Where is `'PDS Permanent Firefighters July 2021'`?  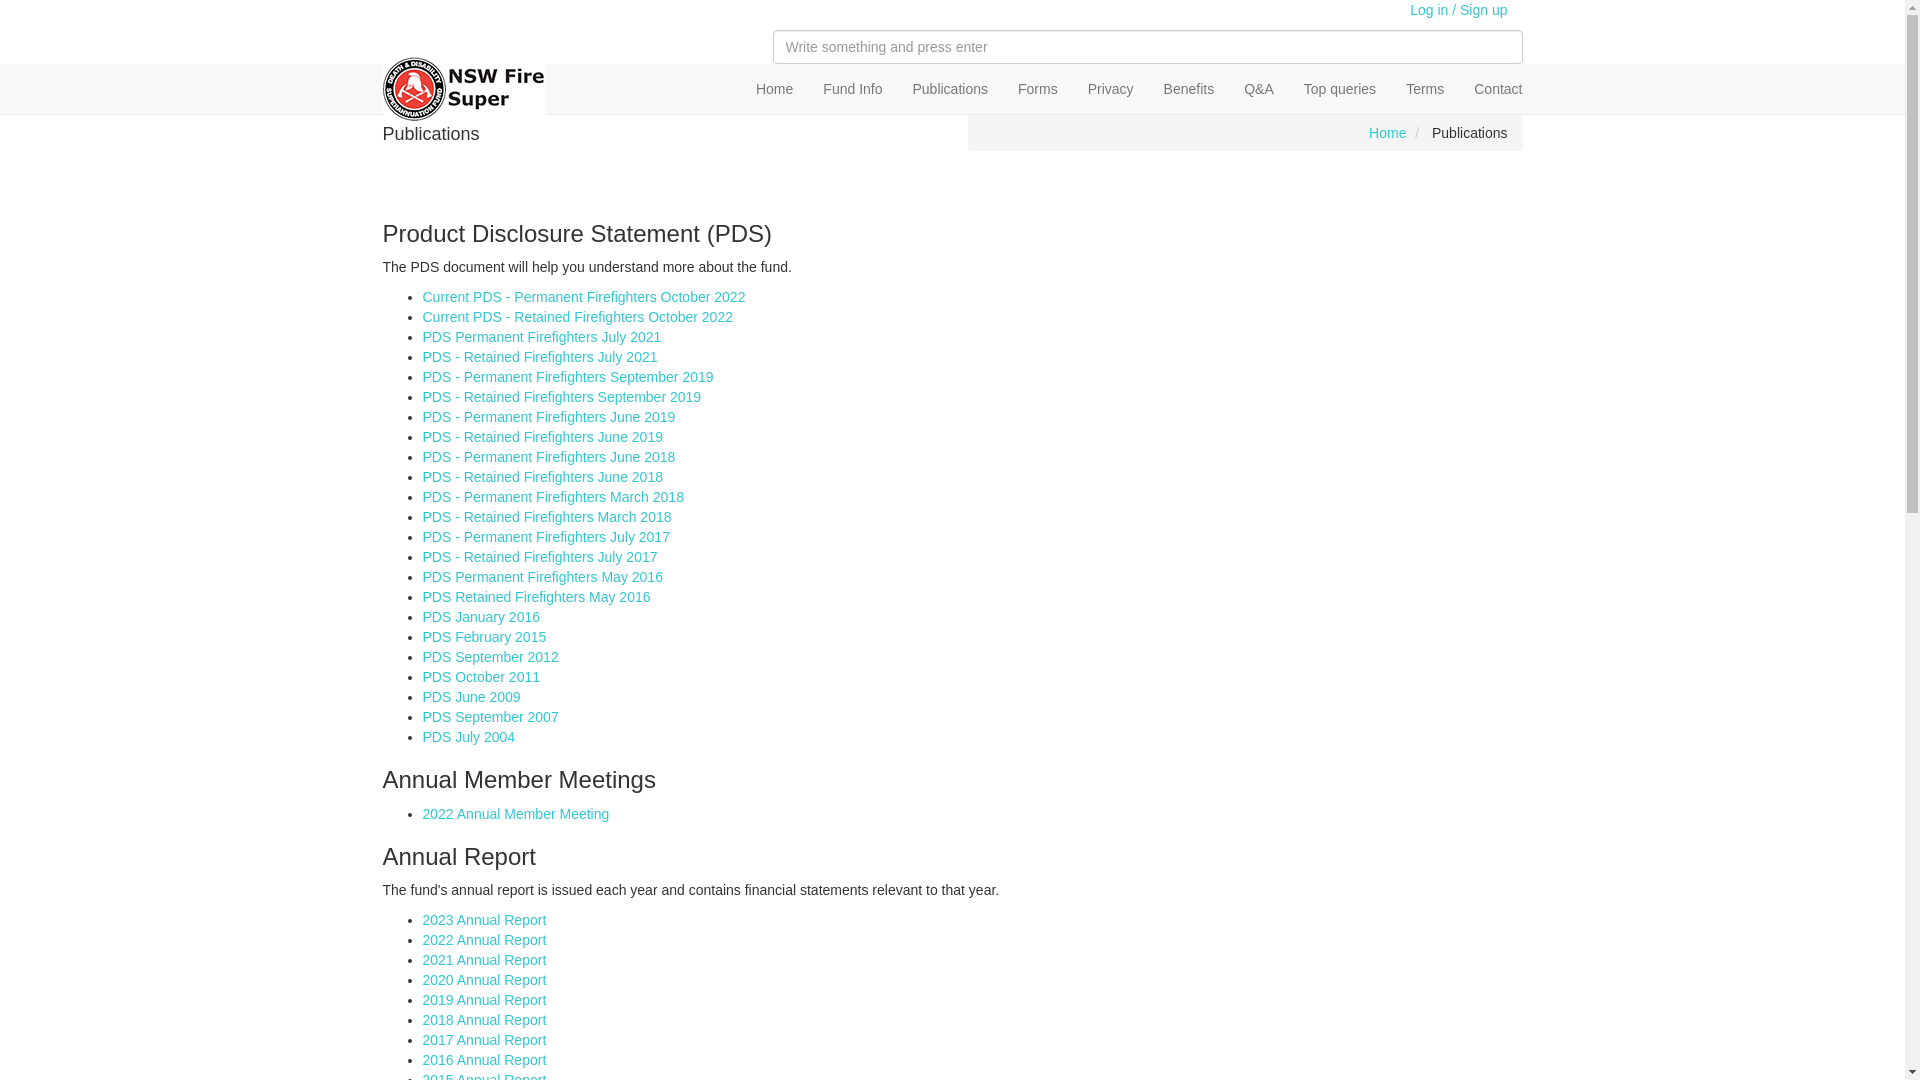 'PDS Permanent Firefighters July 2021' is located at coordinates (541, 335).